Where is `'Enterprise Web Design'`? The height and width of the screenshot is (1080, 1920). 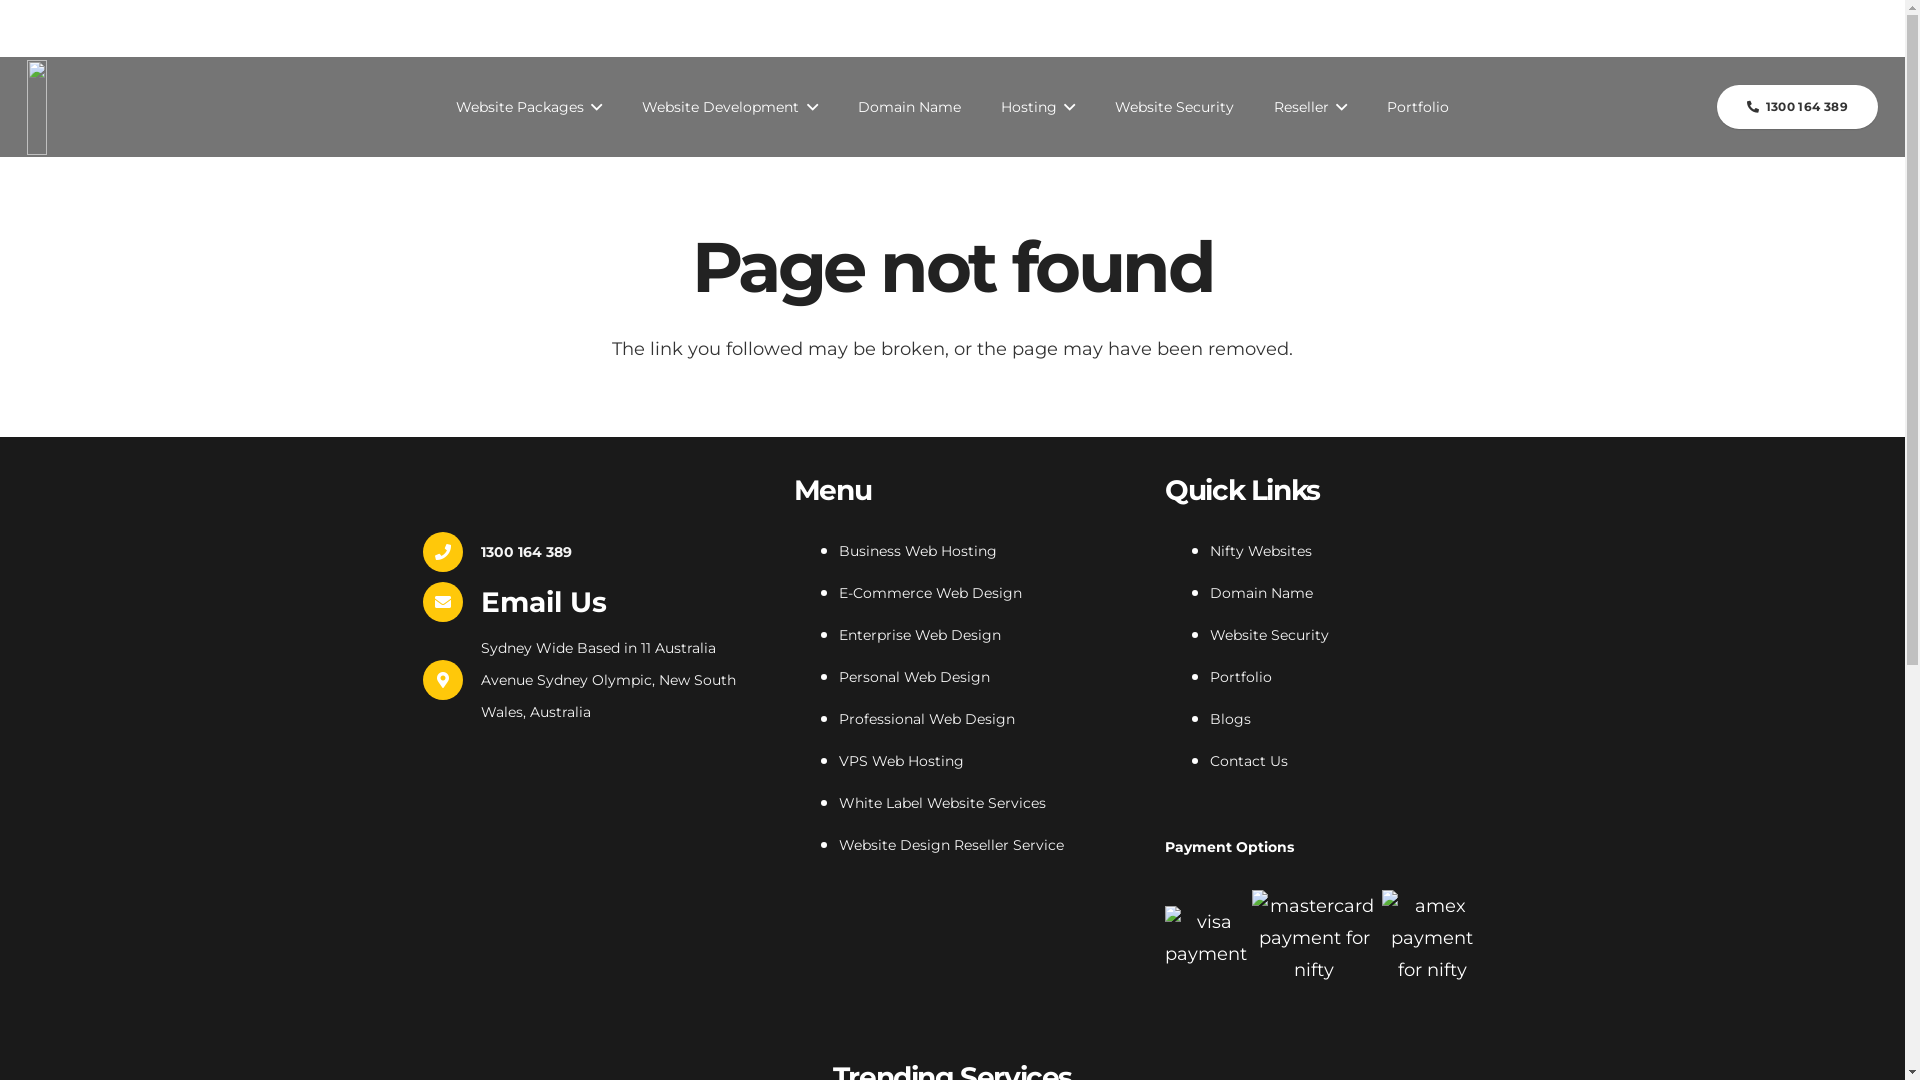 'Enterprise Web Design' is located at coordinates (919, 635).